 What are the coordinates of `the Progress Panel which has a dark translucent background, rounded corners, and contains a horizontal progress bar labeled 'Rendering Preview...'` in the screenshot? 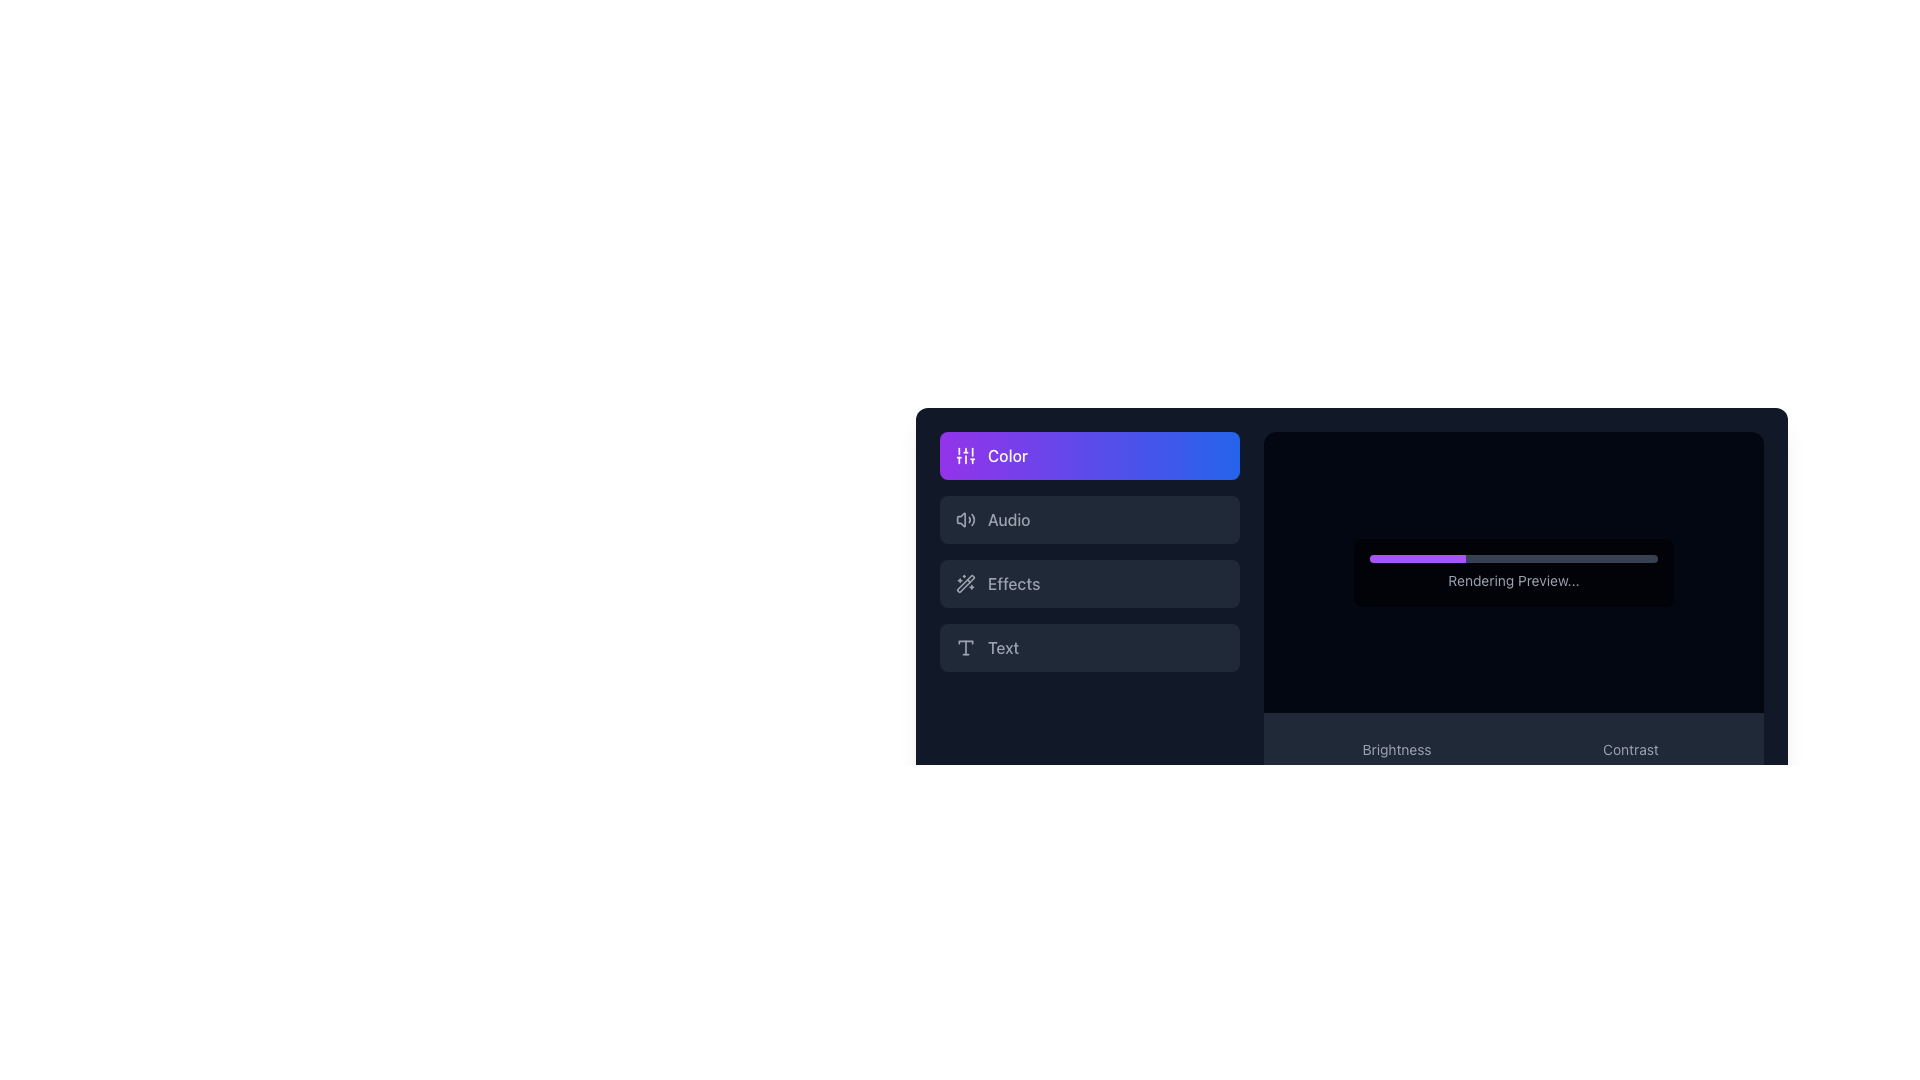 It's located at (1513, 571).